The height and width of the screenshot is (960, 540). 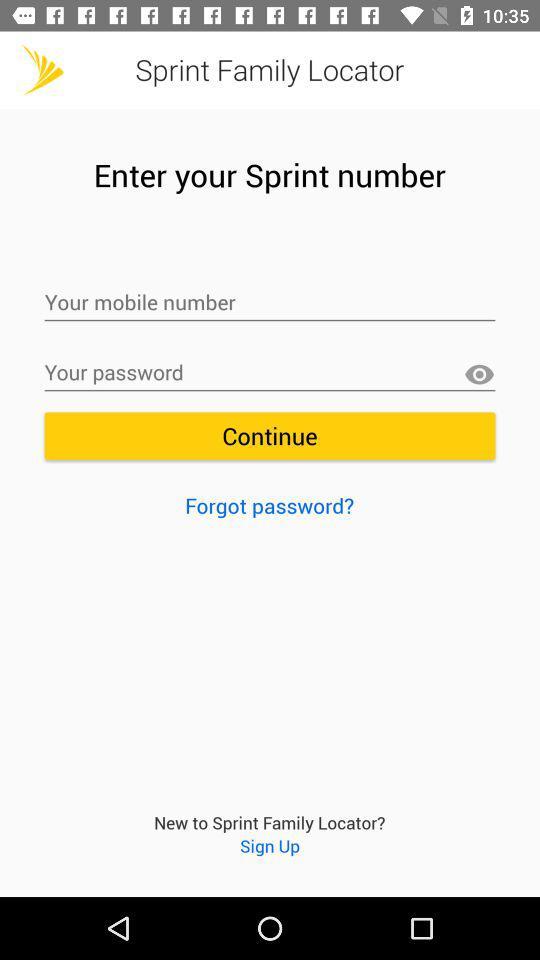 What do you see at coordinates (270, 844) in the screenshot?
I see `the icon below the new to sprint item` at bounding box center [270, 844].